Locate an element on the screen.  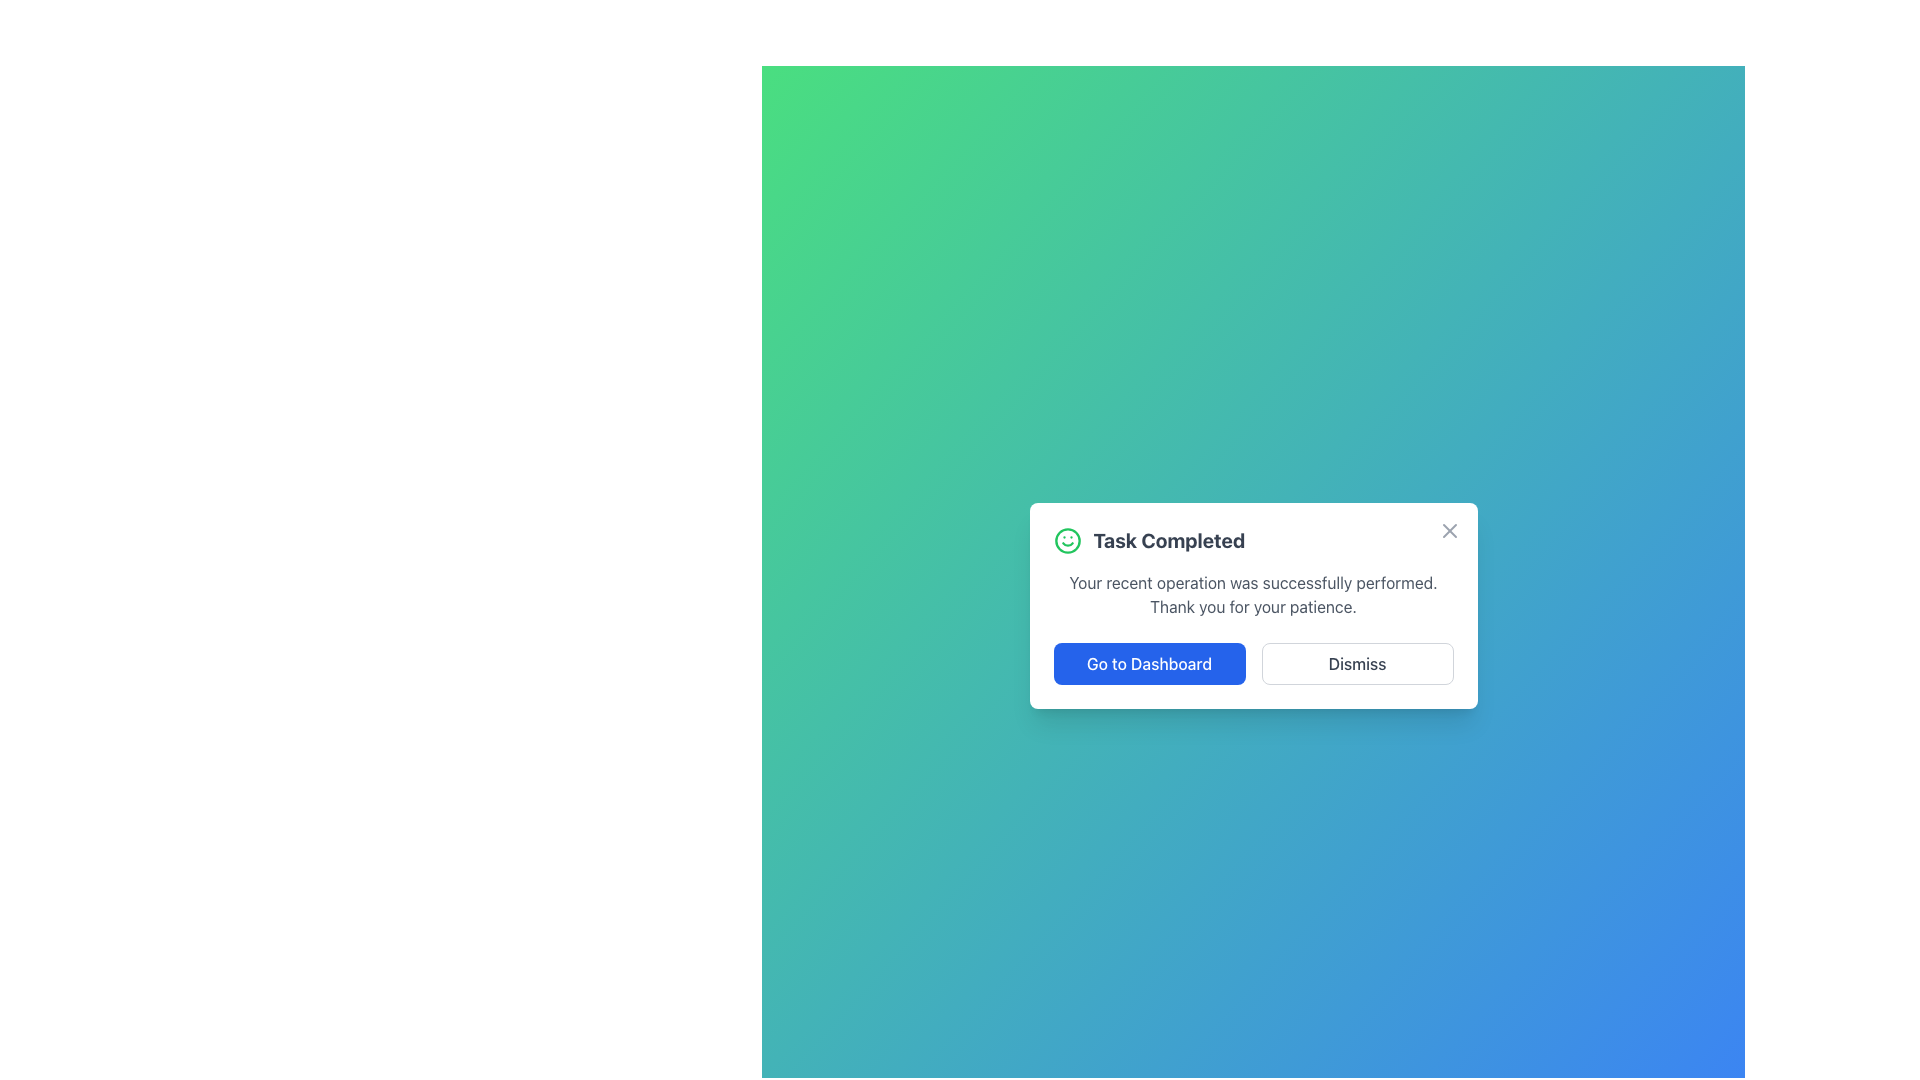
the Close Icon located in the top-right corner of the notification popup is located at coordinates (1449, 530).